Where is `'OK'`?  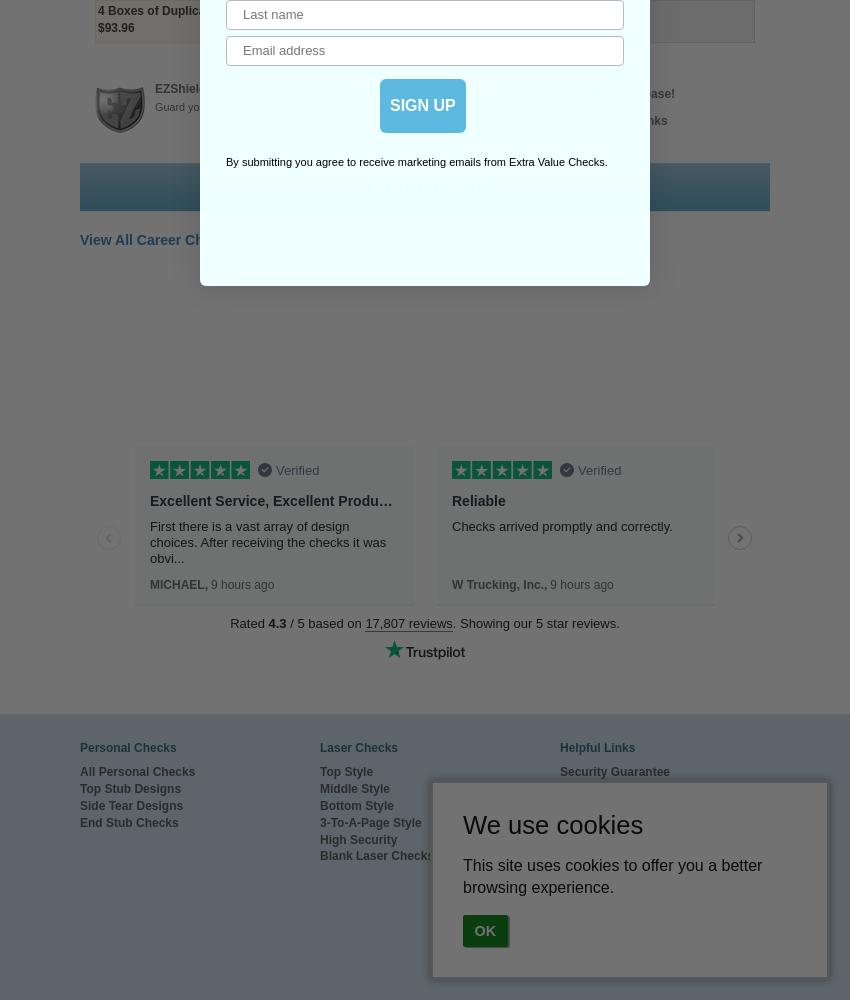 'OK' is located at coordinates (485, 930).